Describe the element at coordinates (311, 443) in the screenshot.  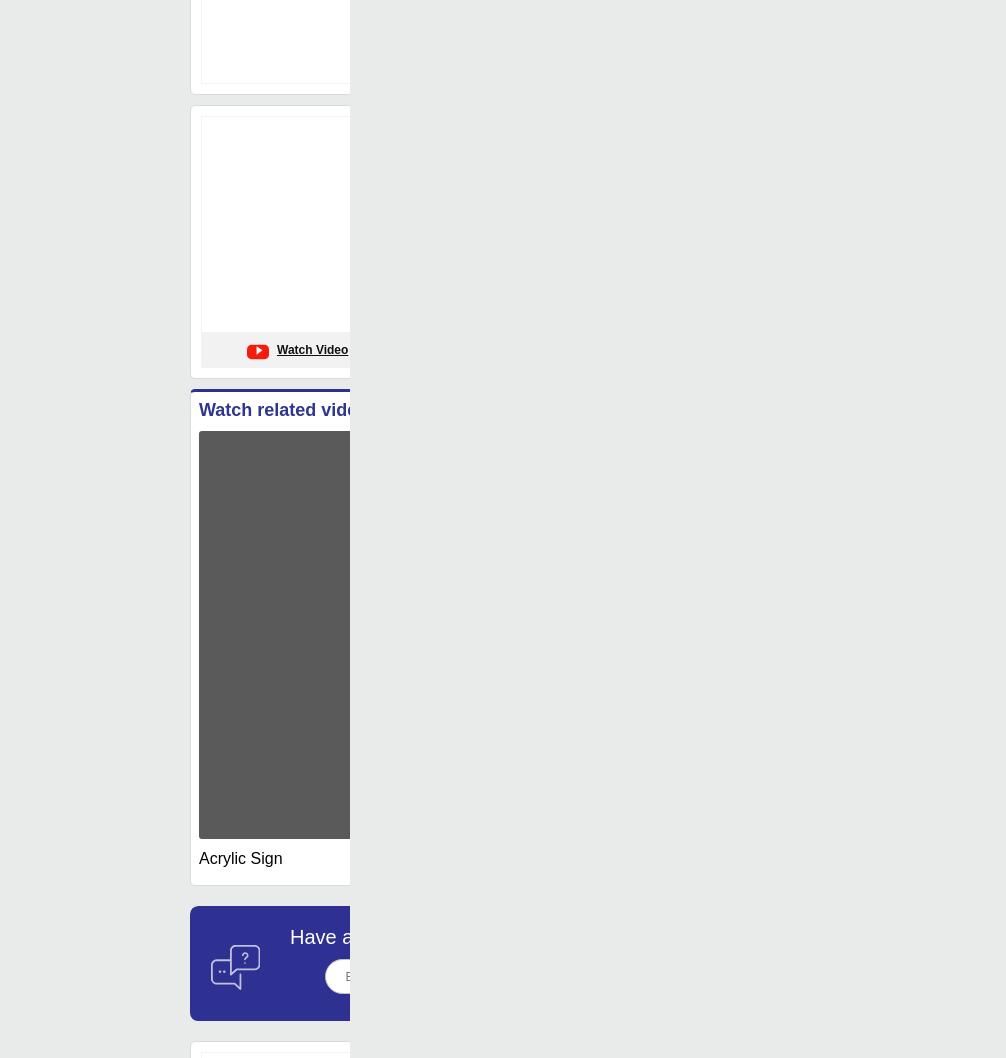
I see `'Watch Video'` at that location.